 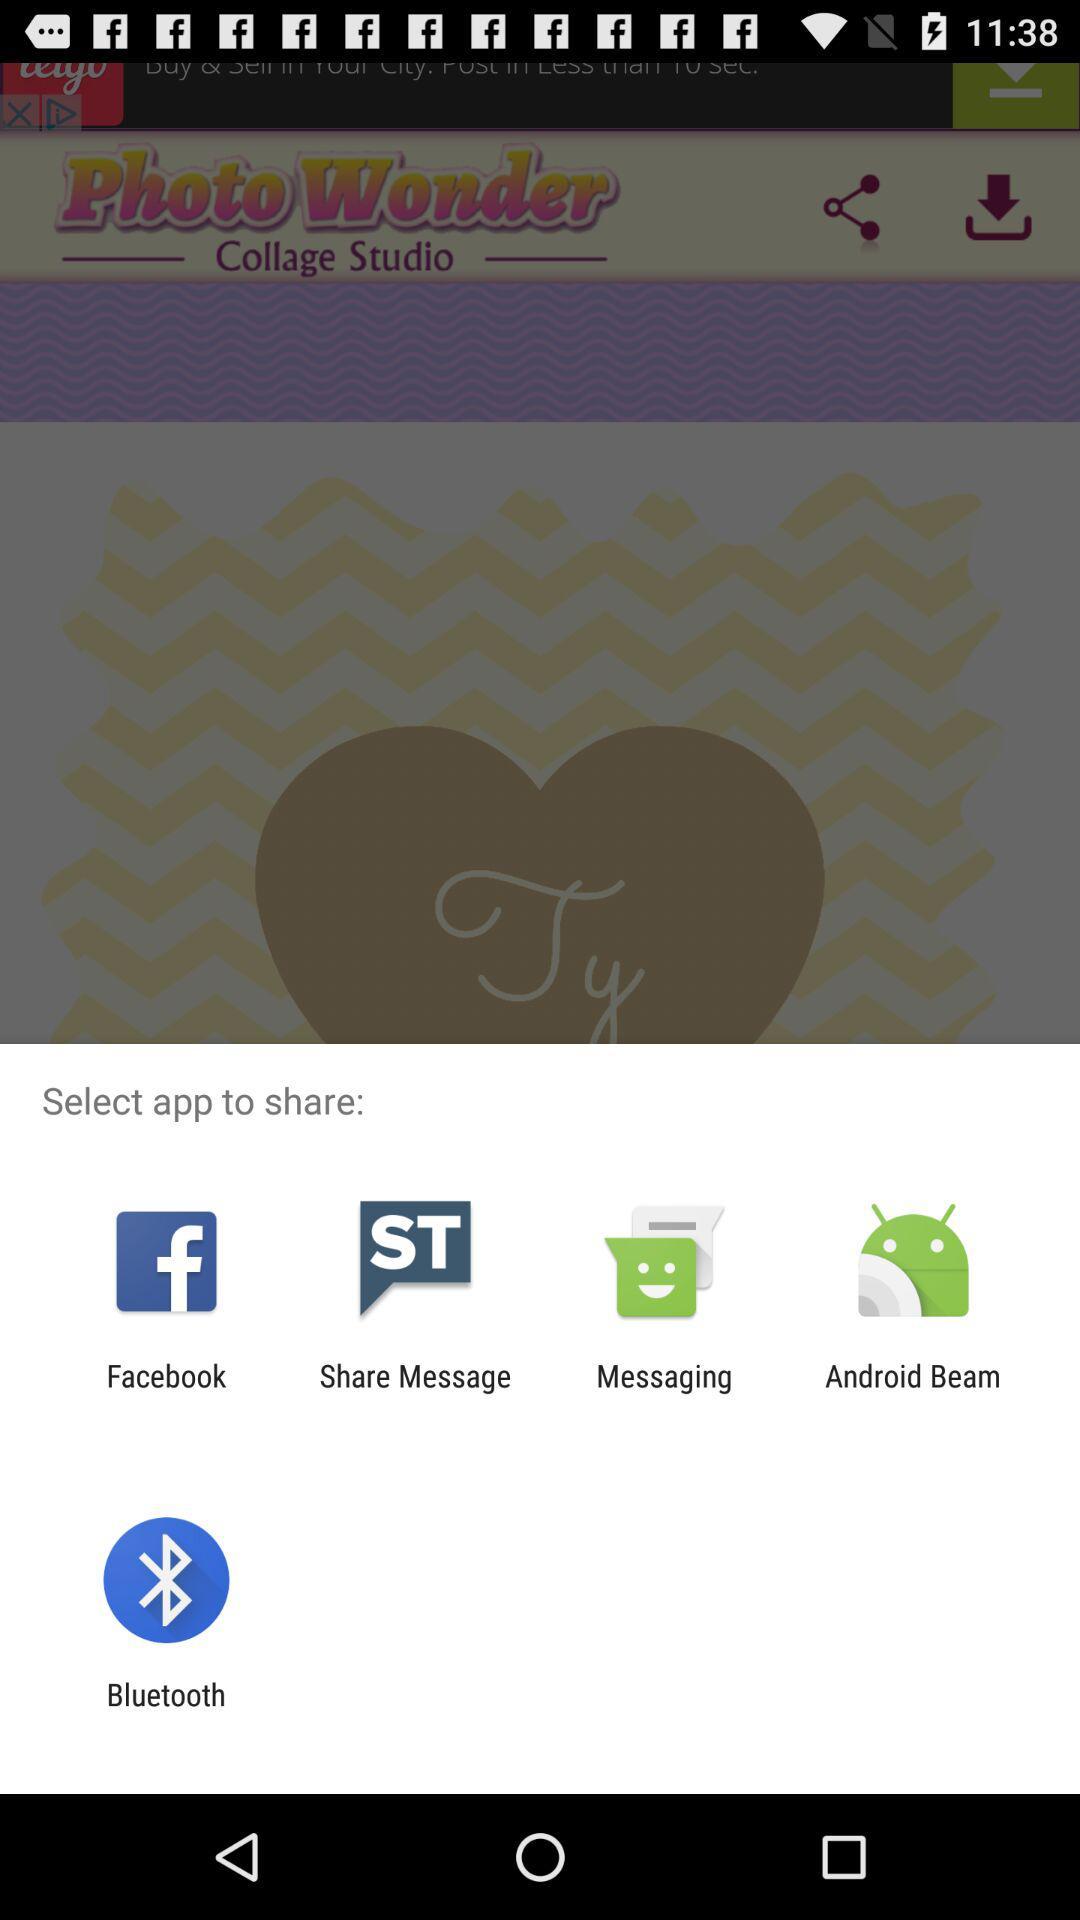 I want to click on the bluetooth, so click(x=165, y=1711).